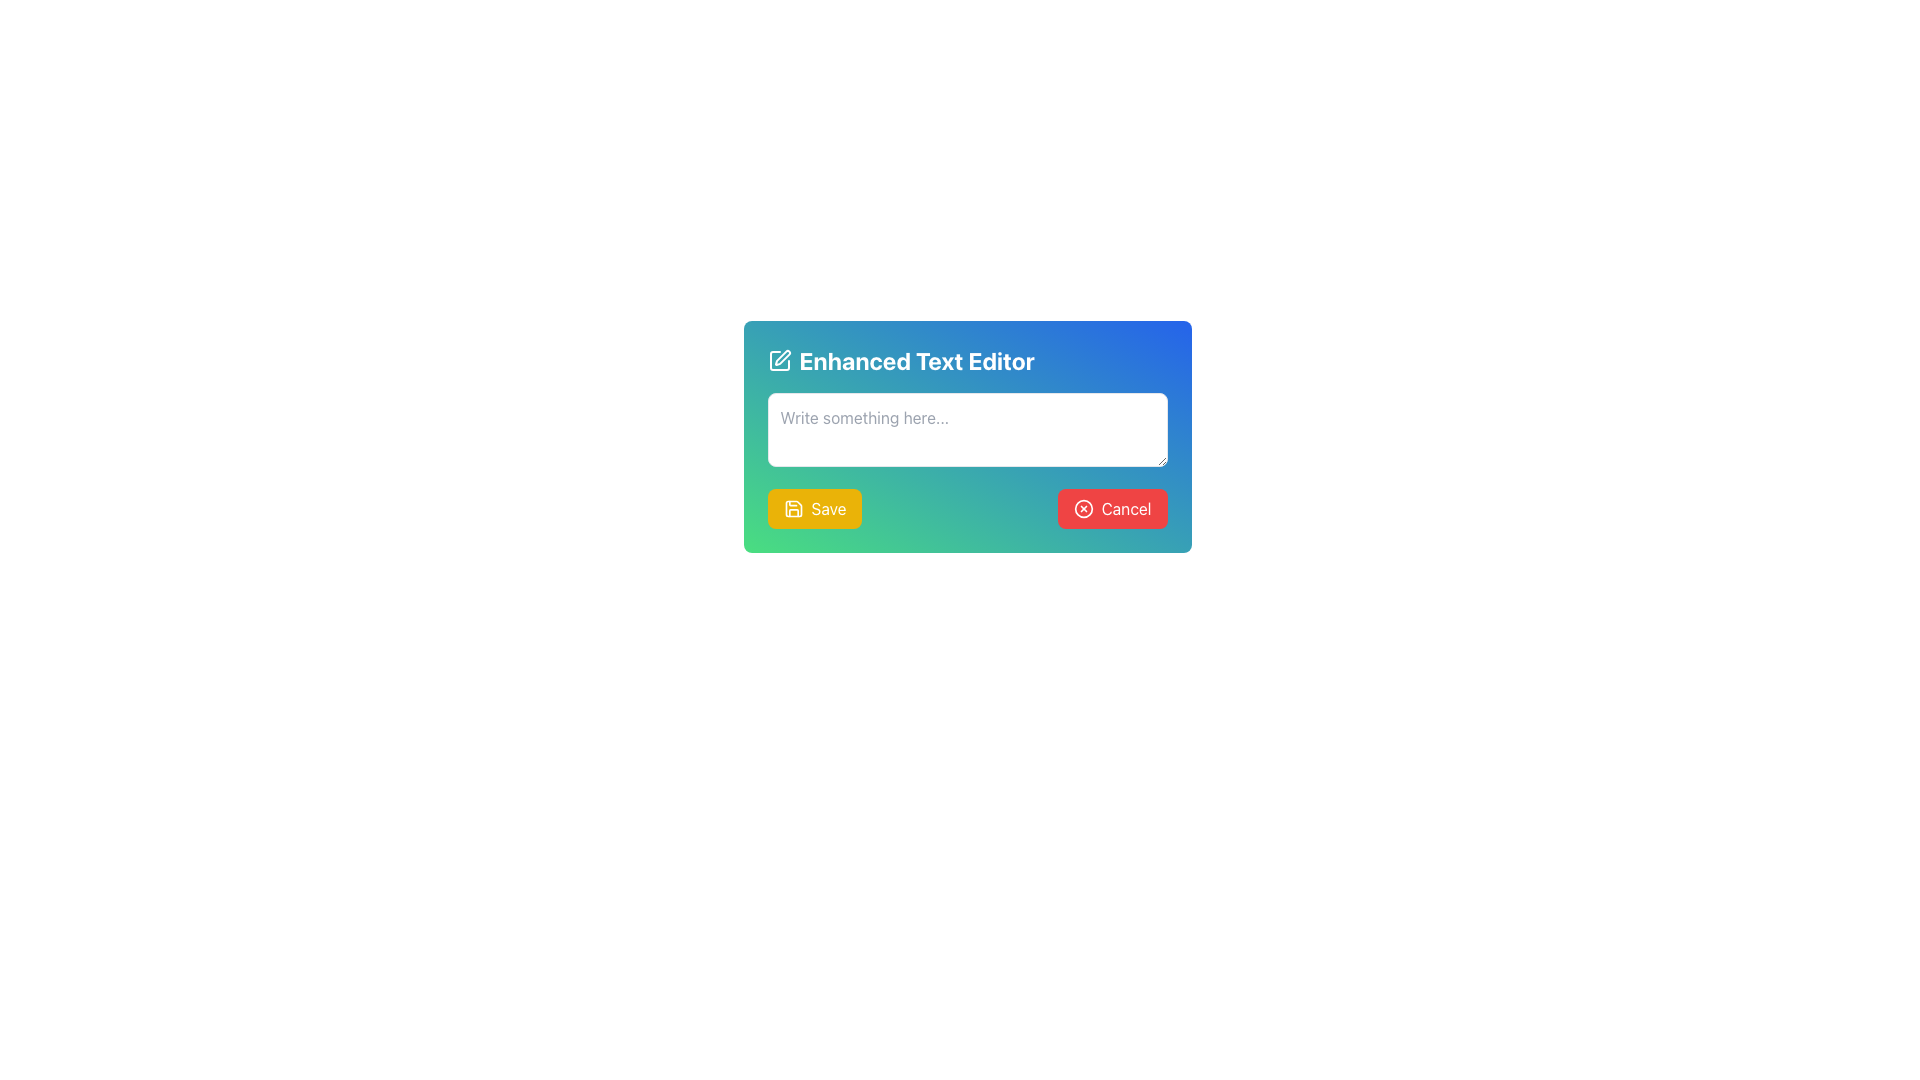 Image resolution: width=1920 pixels, height=1080 pixels. What do you see at coordinates (1082, 508) in the screenshot?
I see `the small circular icon with a red background and white border containing an 'X' symbol, which is located to the left of the 'Cancel' button` at bounding box center [1082, 508].